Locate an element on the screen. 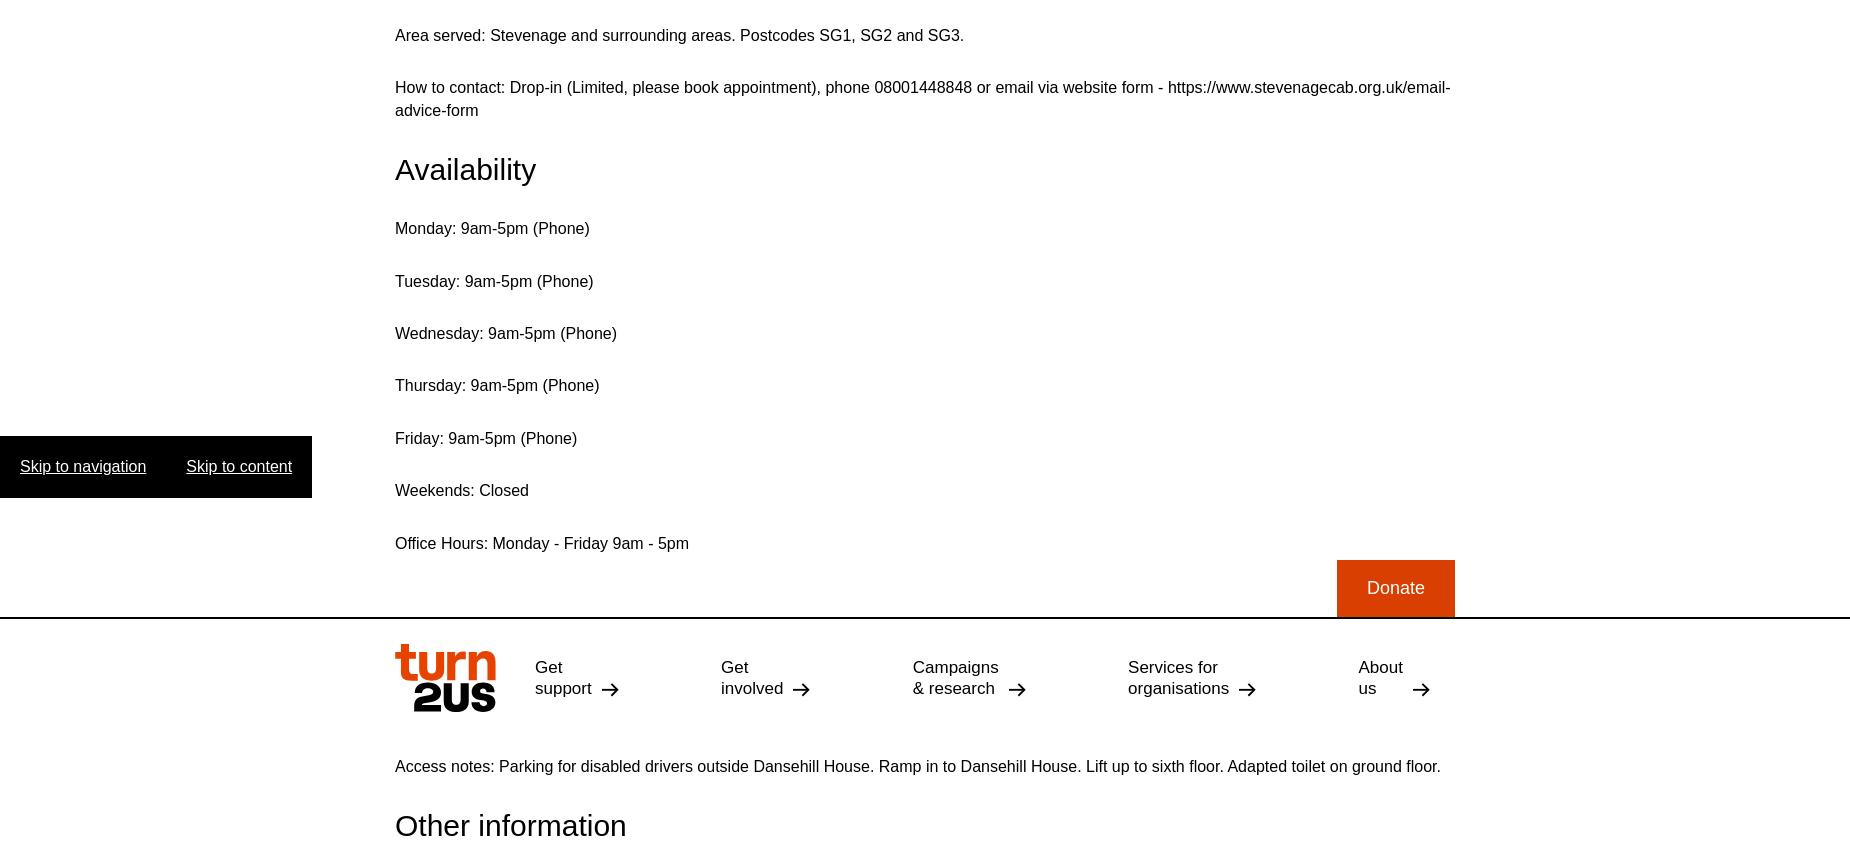  'Accessibility' is located at coordinates (892, 653).